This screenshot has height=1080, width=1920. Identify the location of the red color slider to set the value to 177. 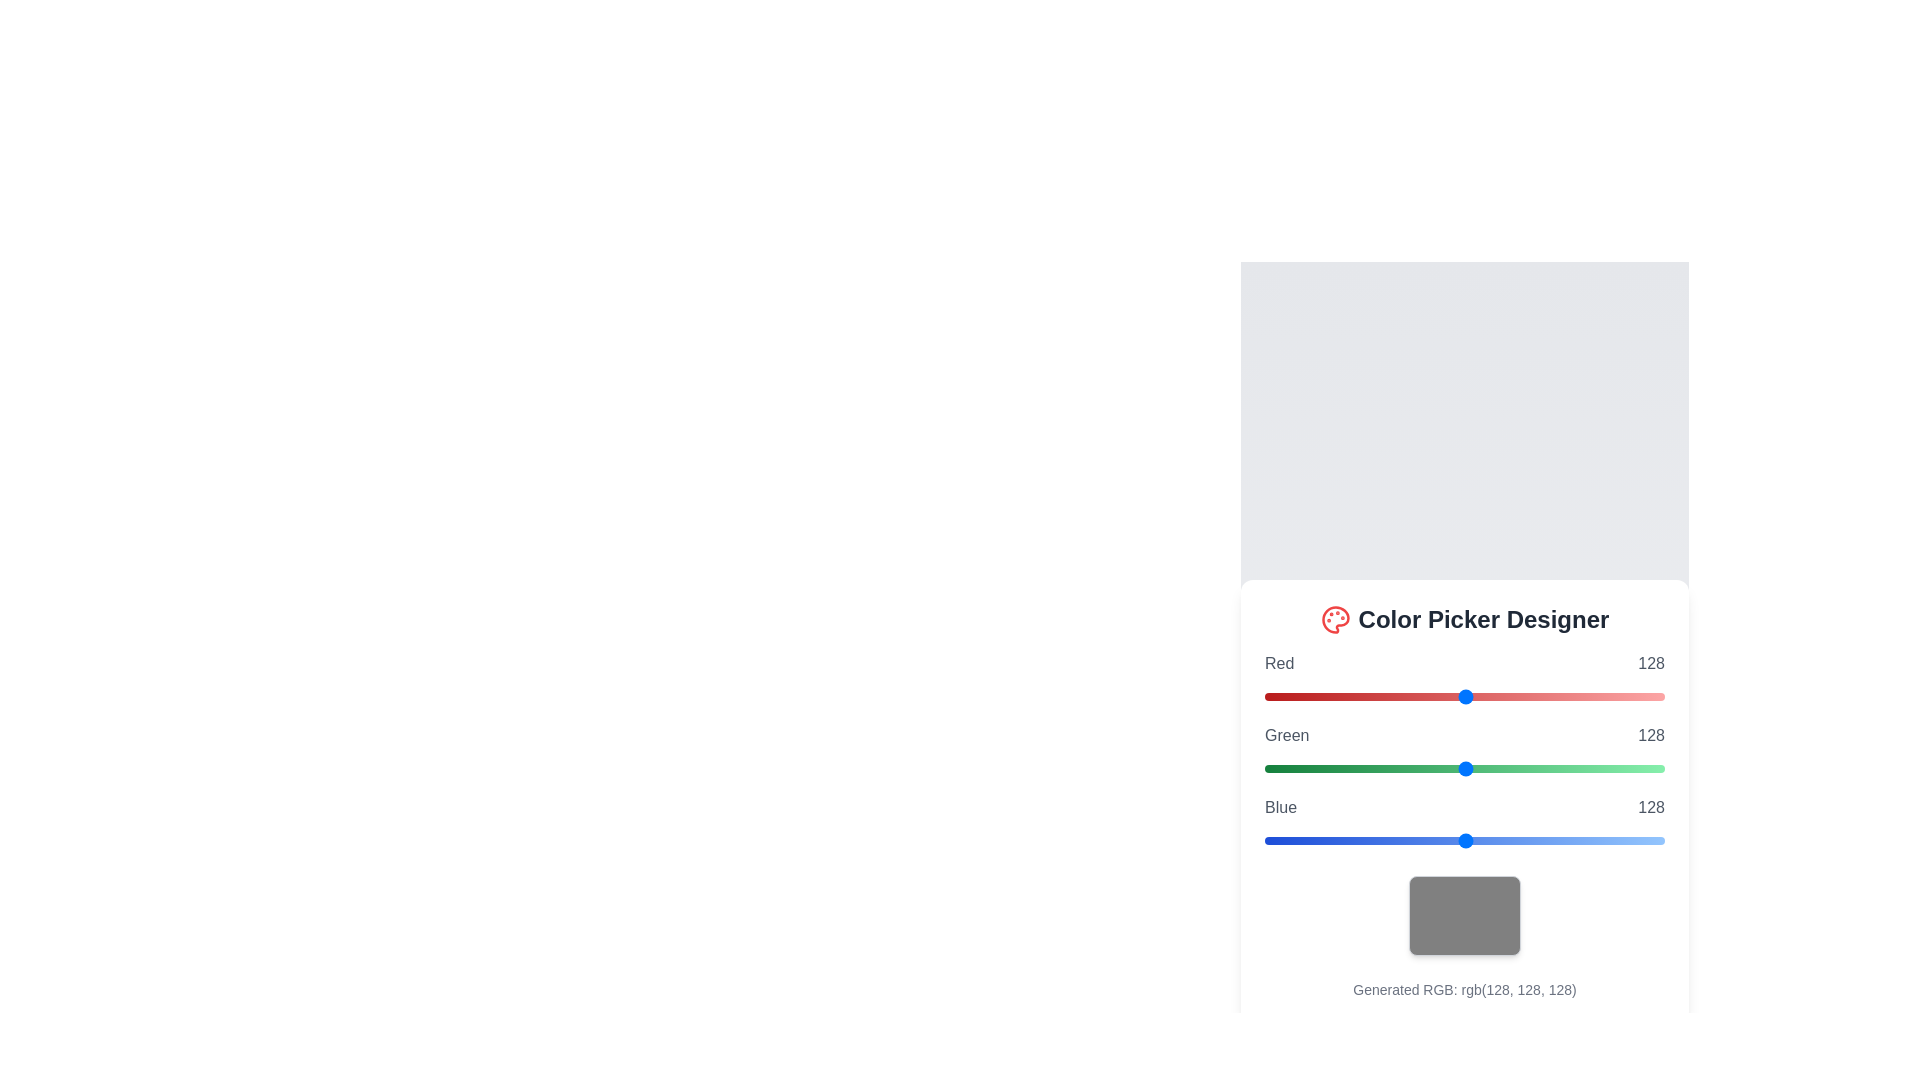
(1541, 696).